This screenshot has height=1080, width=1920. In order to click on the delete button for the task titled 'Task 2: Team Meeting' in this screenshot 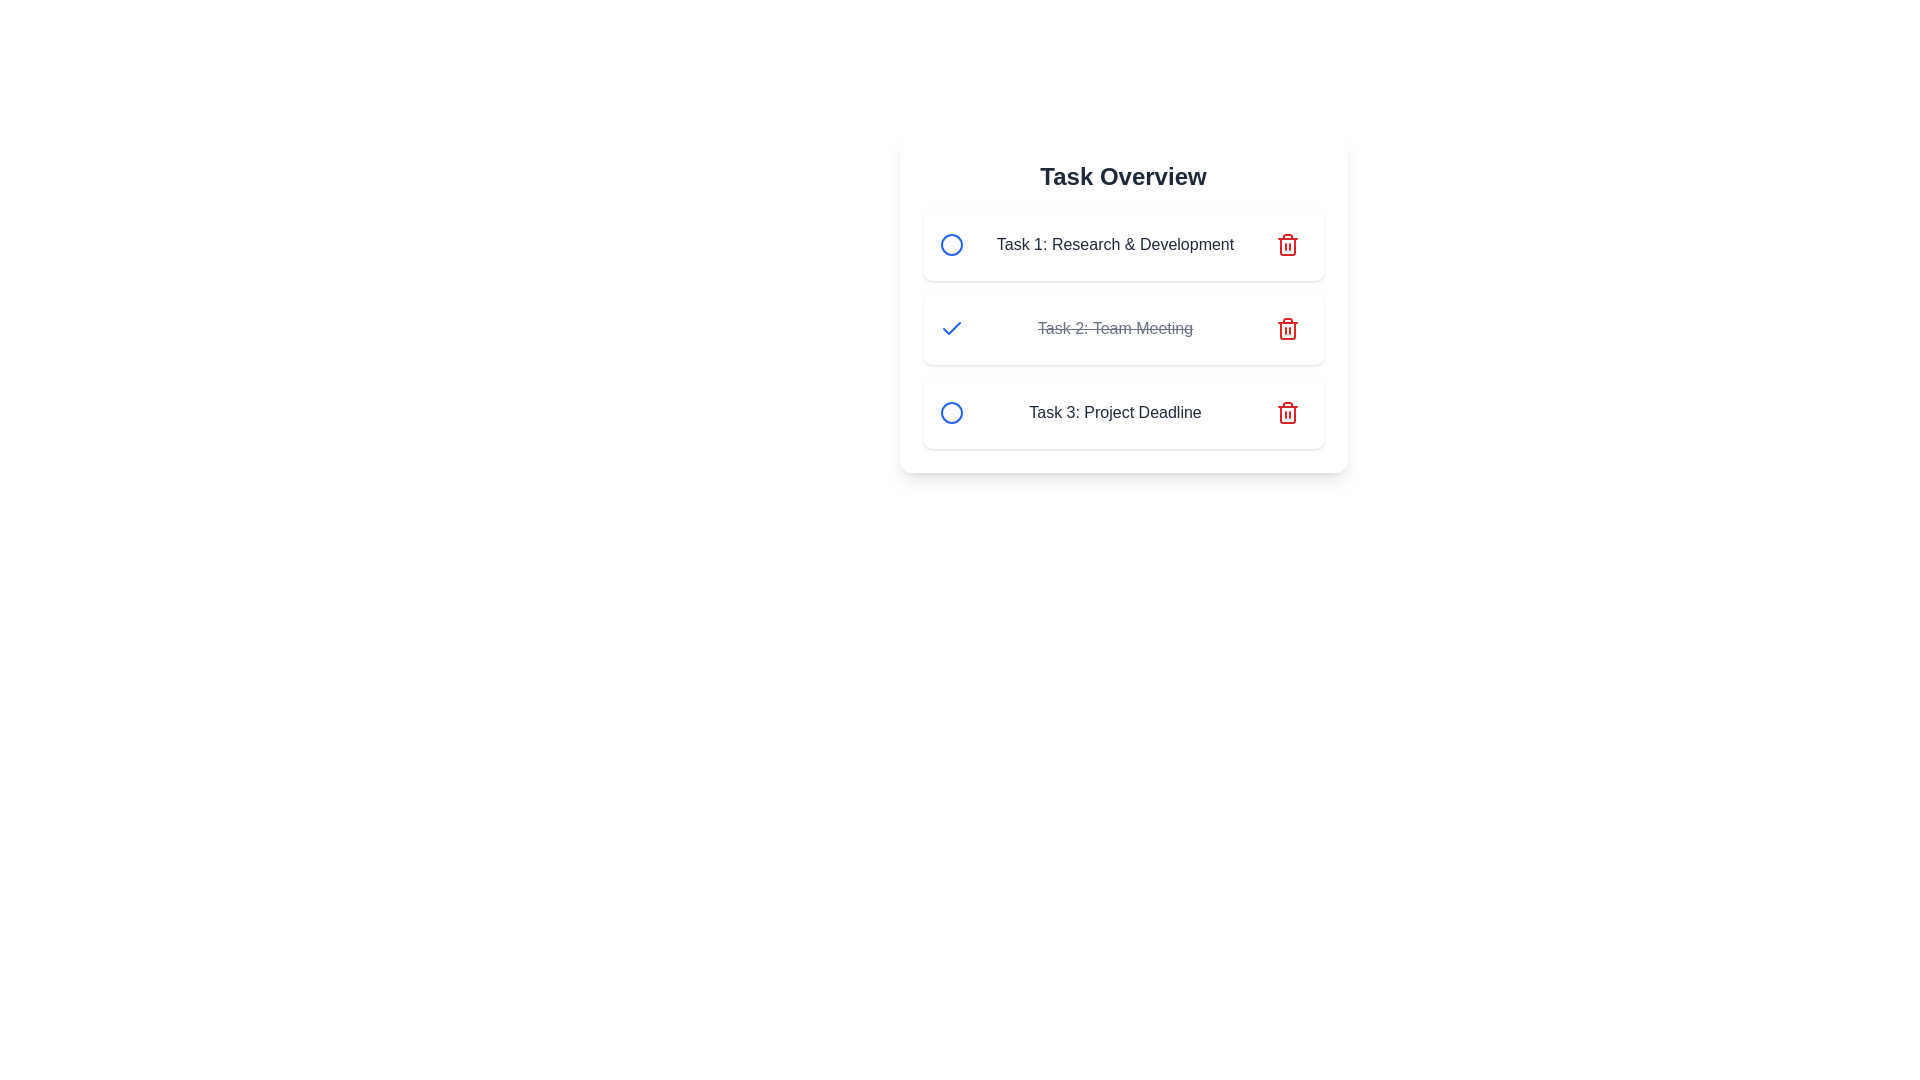, I will do `click(1287, 327)`.